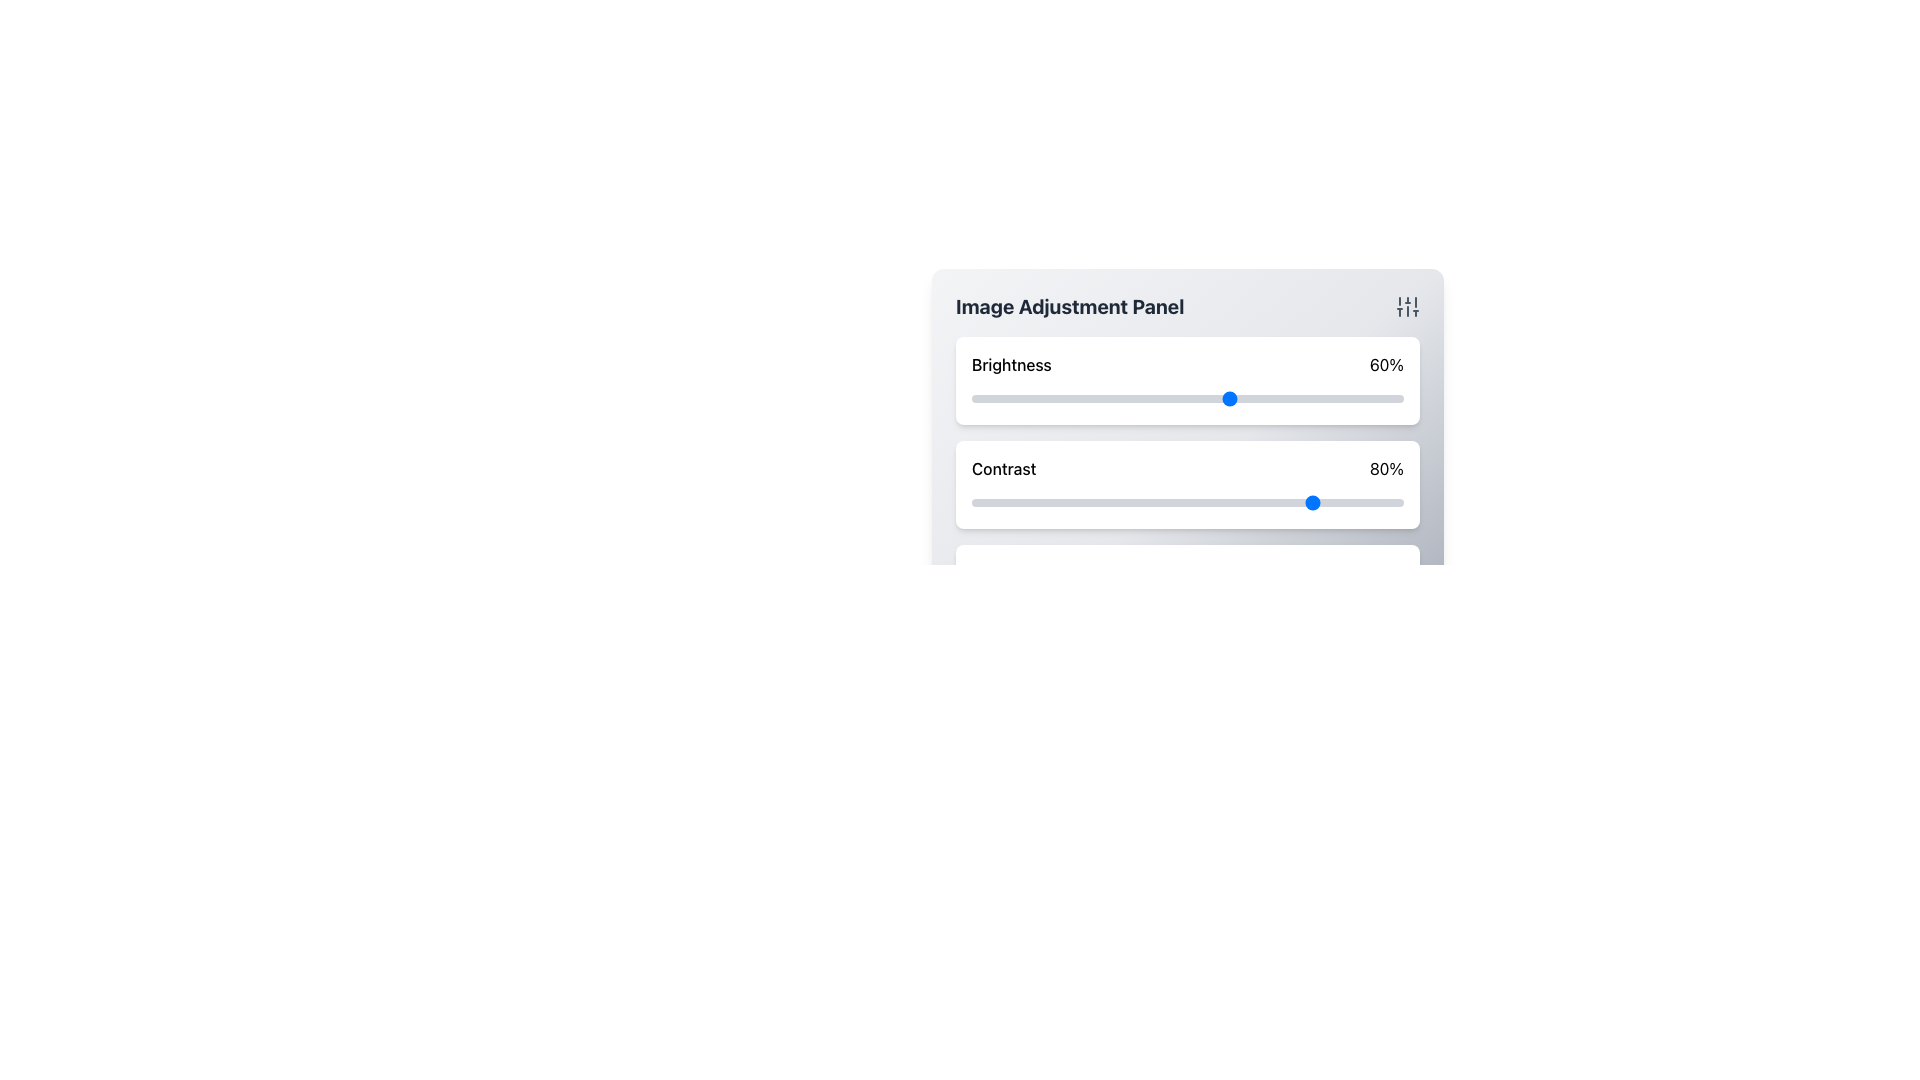  Describe the element at coordinates (1044, 501) in the screenshot. I see `contrast` at that location.